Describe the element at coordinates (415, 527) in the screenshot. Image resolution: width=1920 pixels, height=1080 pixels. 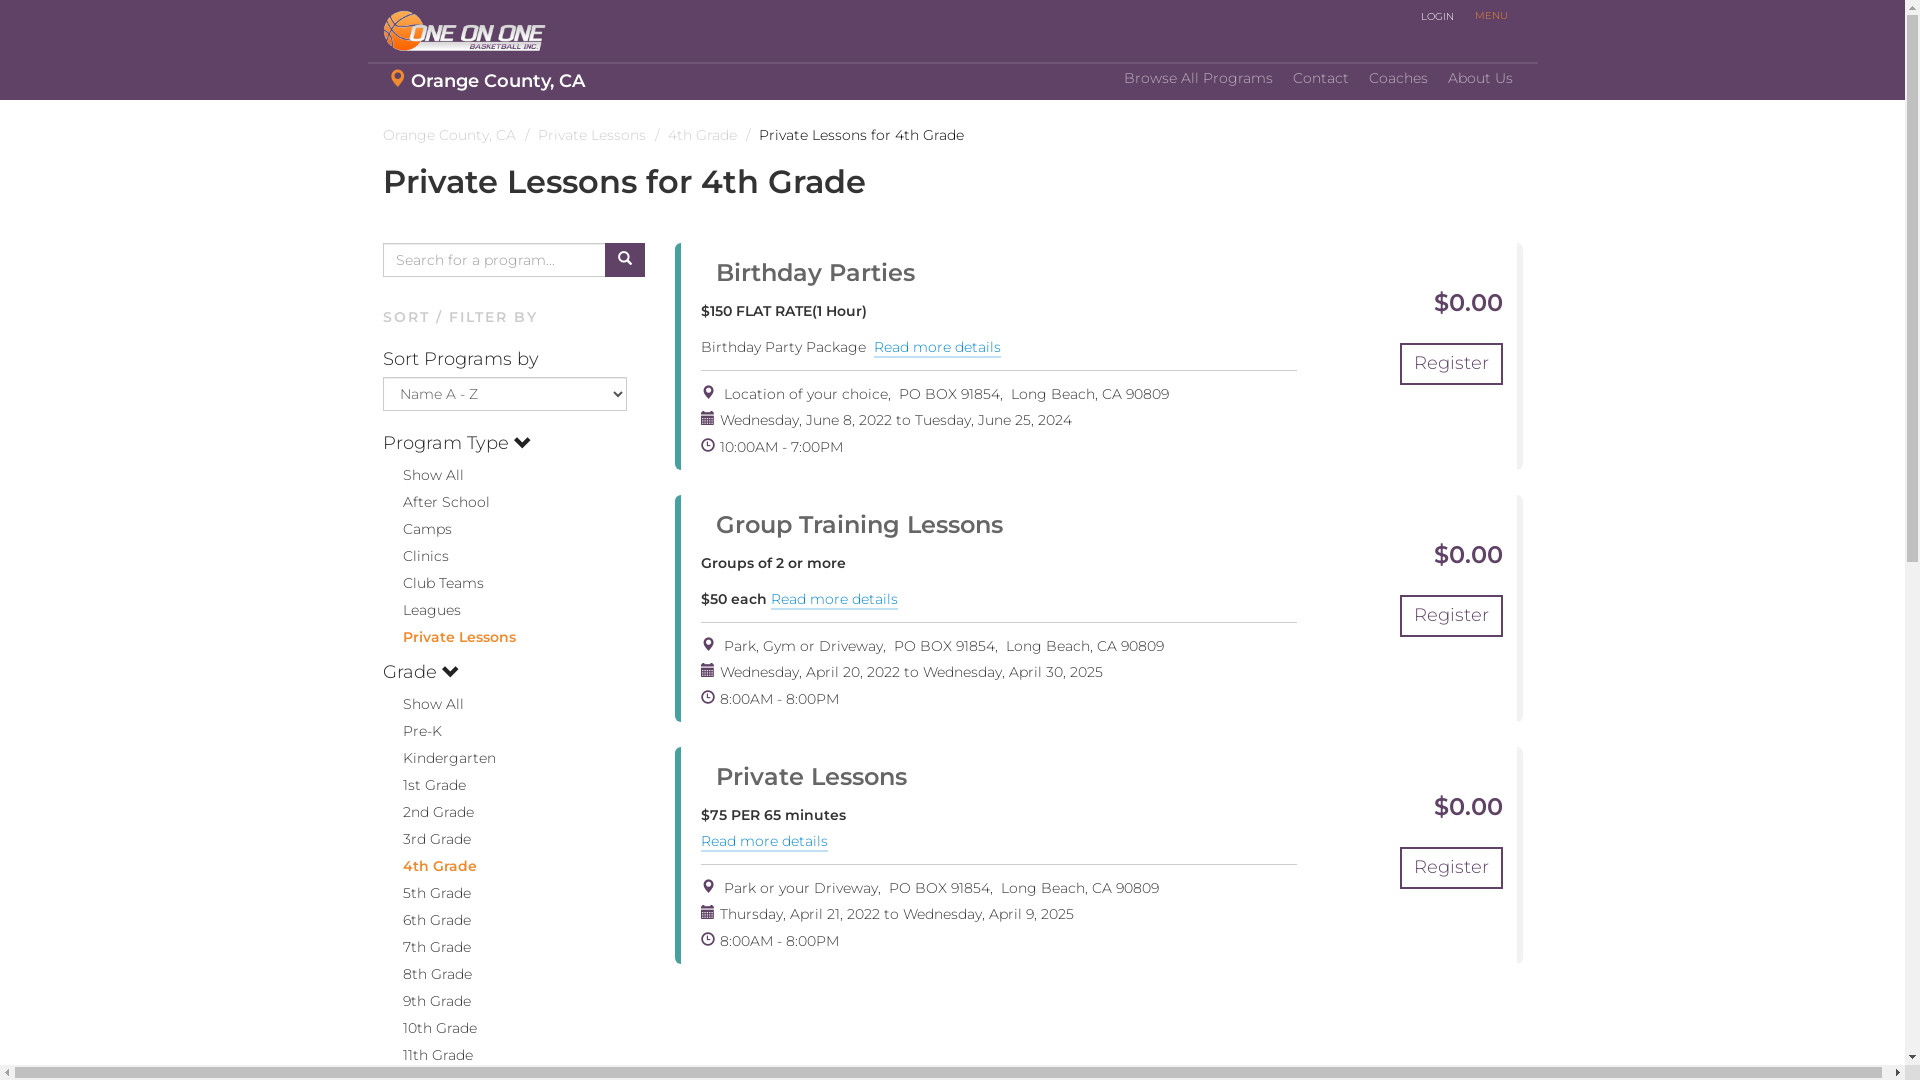
I see `'Camps'` at that location.